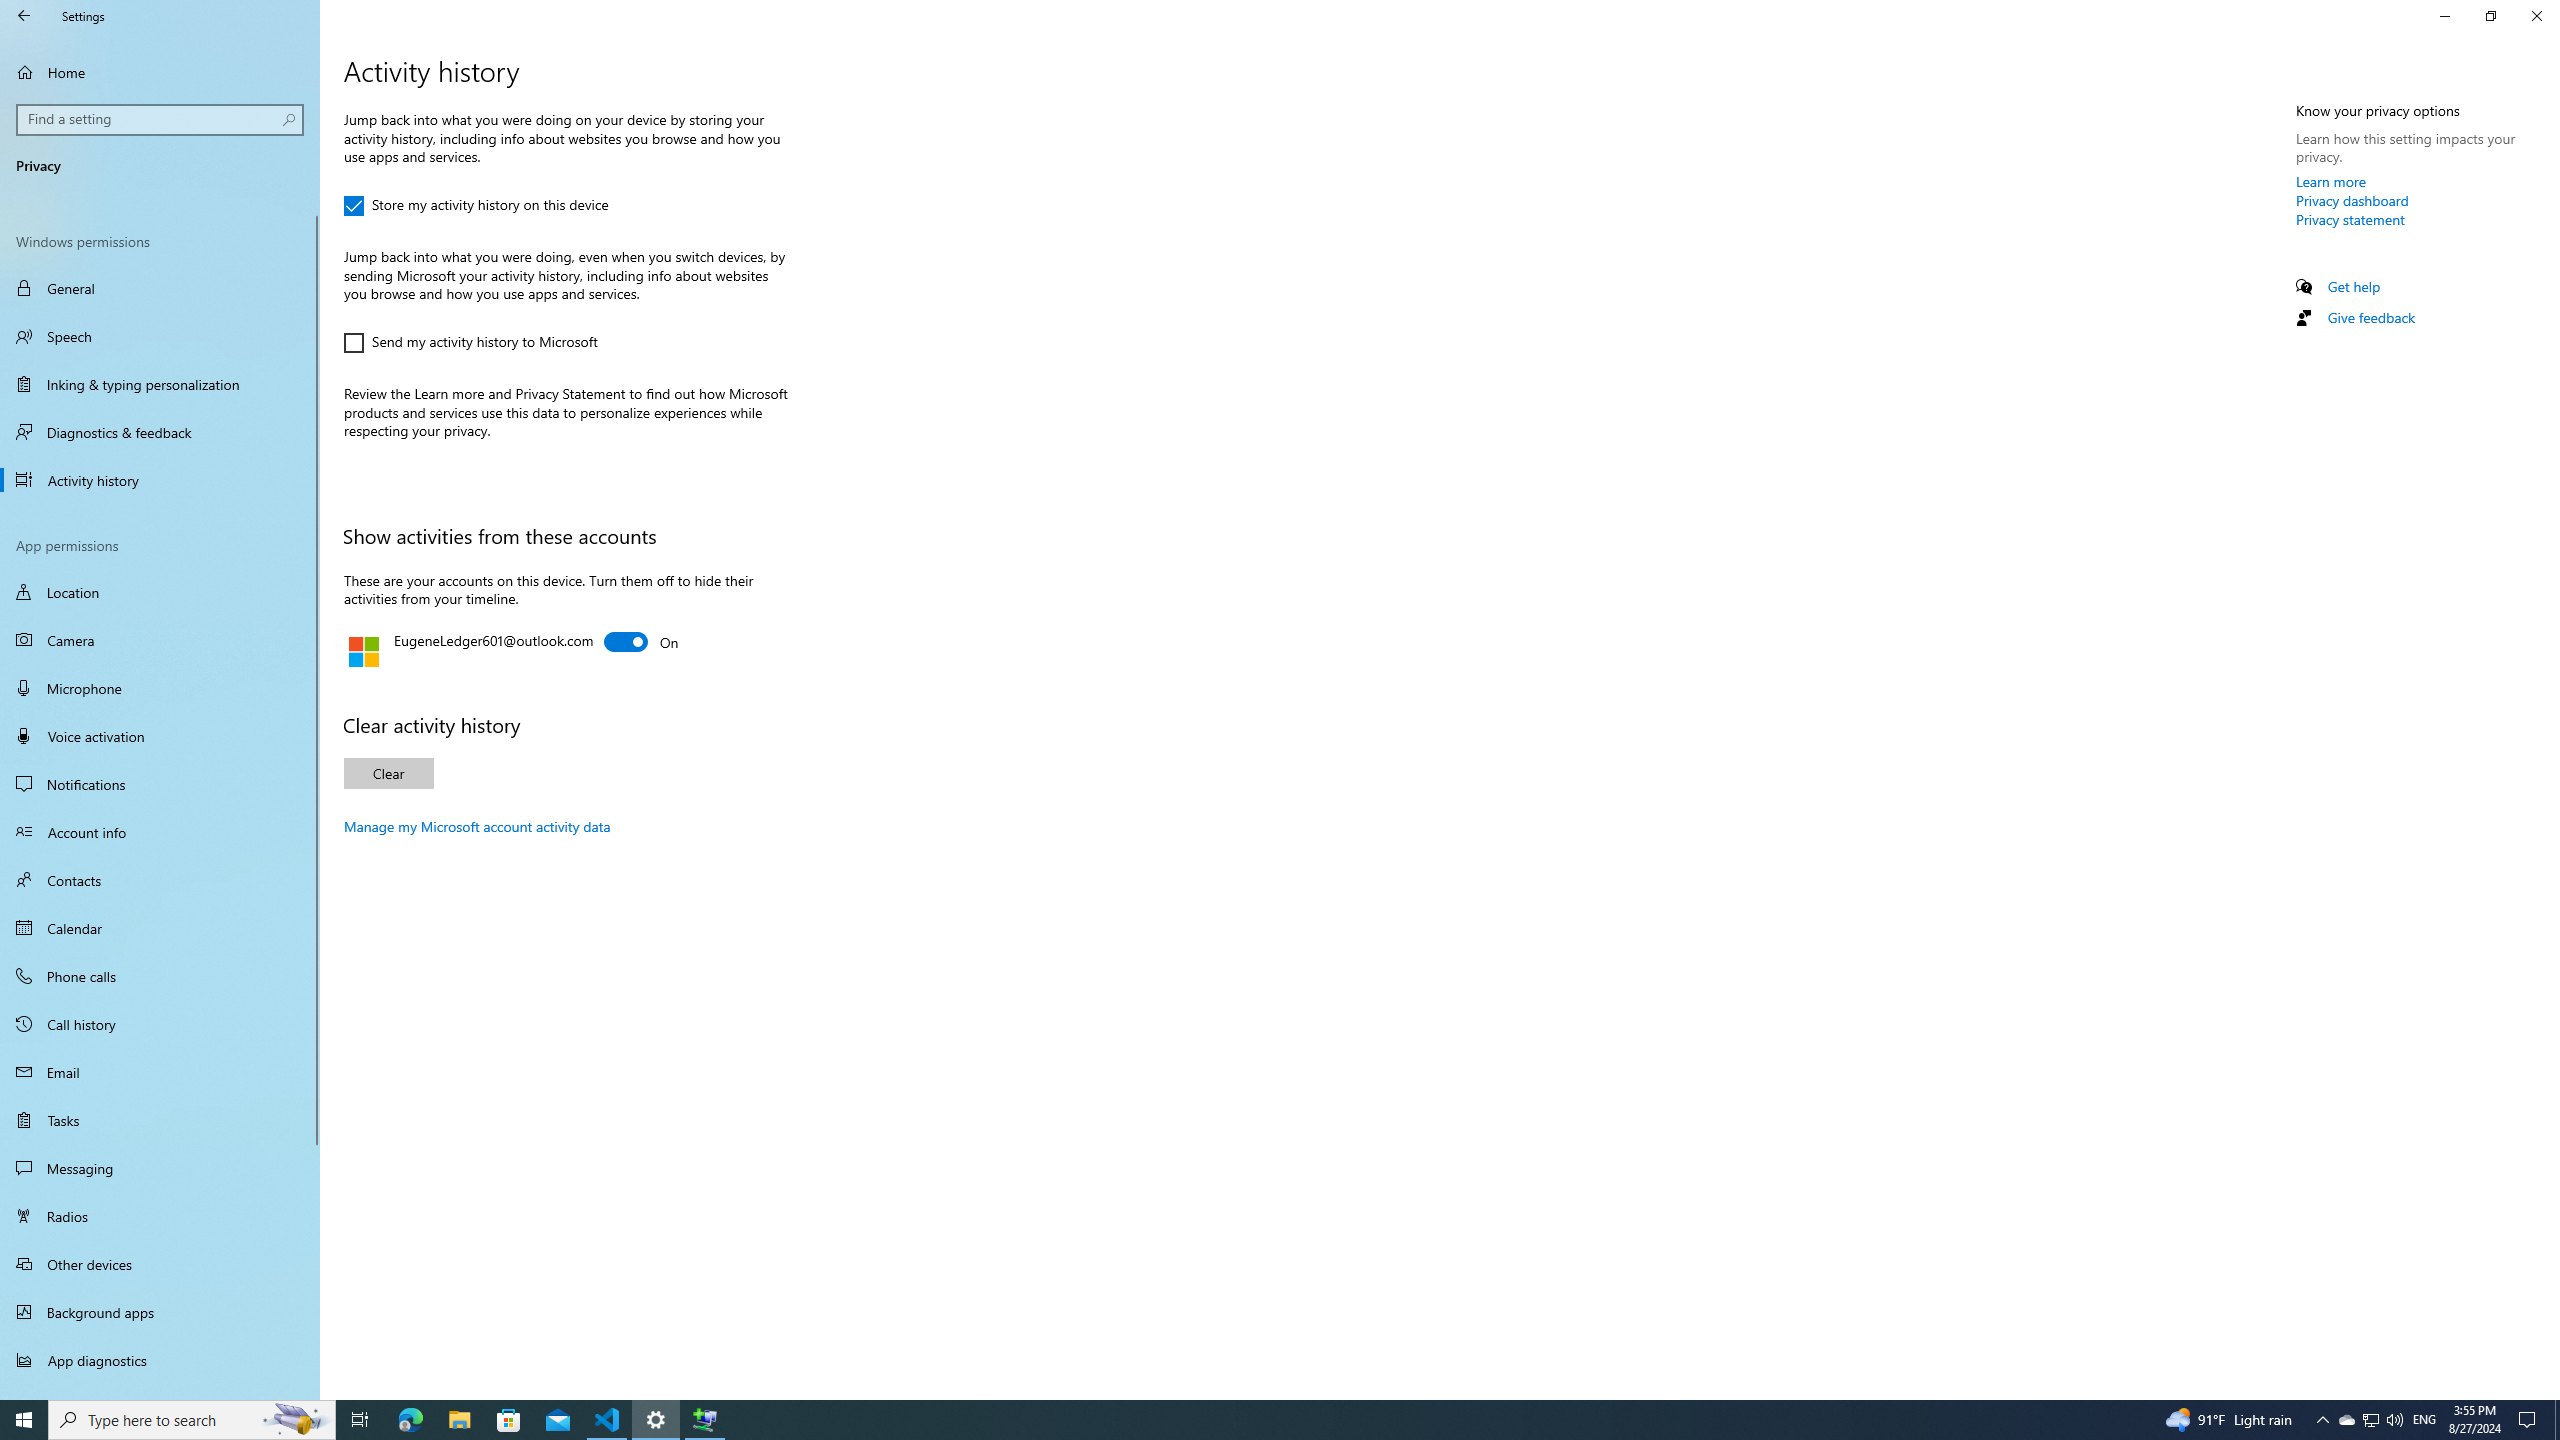 Image resolution: width=2560 pixels, height=1440 pixels. What do you see at coordinates (159, 1359) in the screenshot?
I see `'App diagnostics'` at bounding box center [159, 1359].